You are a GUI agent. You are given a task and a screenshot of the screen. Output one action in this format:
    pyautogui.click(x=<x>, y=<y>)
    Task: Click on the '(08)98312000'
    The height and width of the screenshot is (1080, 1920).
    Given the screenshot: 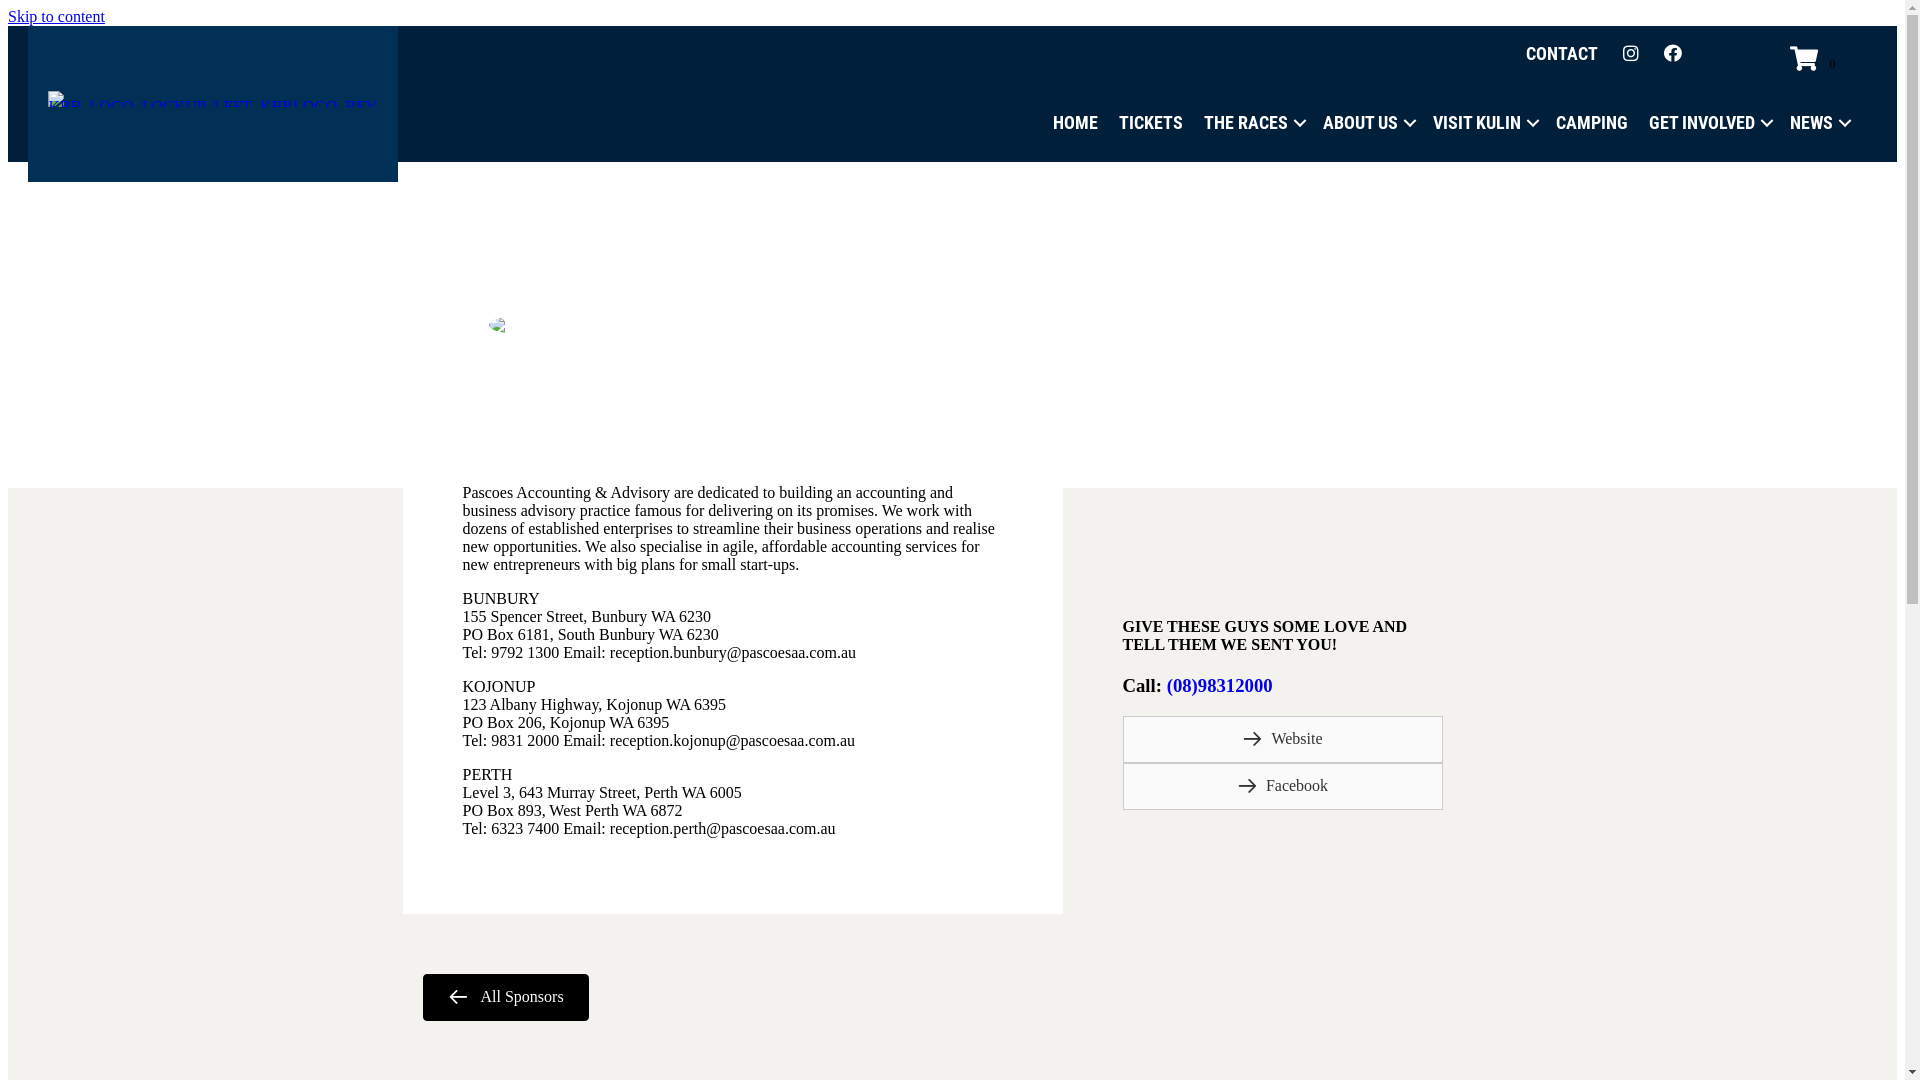 What is the action you would take?
    pyautogui.click(x=1218, y=684)
    